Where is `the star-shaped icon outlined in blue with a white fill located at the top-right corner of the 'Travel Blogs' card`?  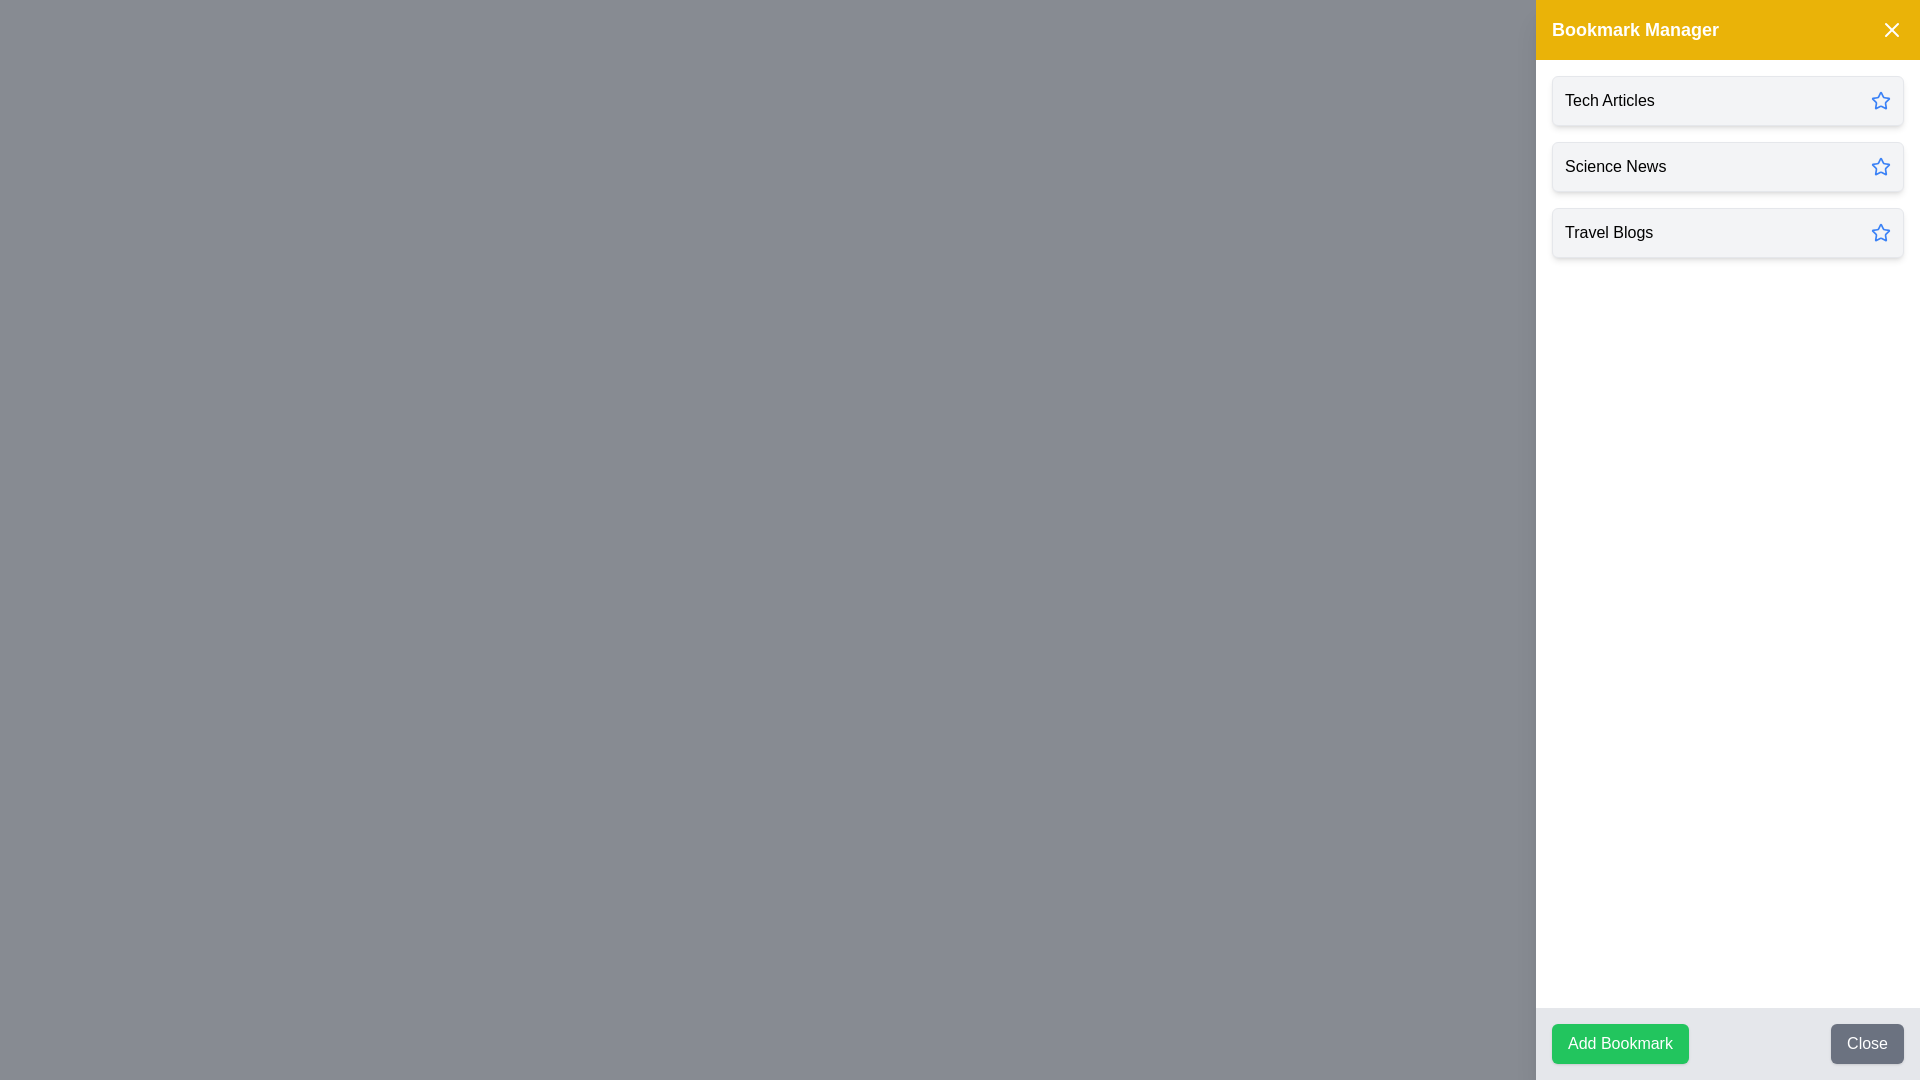 the star-shaped icon outlined in blue with a white fill located at the top-right corner of the 'Travel Blogs' card is located at coordinates (1880, 231).